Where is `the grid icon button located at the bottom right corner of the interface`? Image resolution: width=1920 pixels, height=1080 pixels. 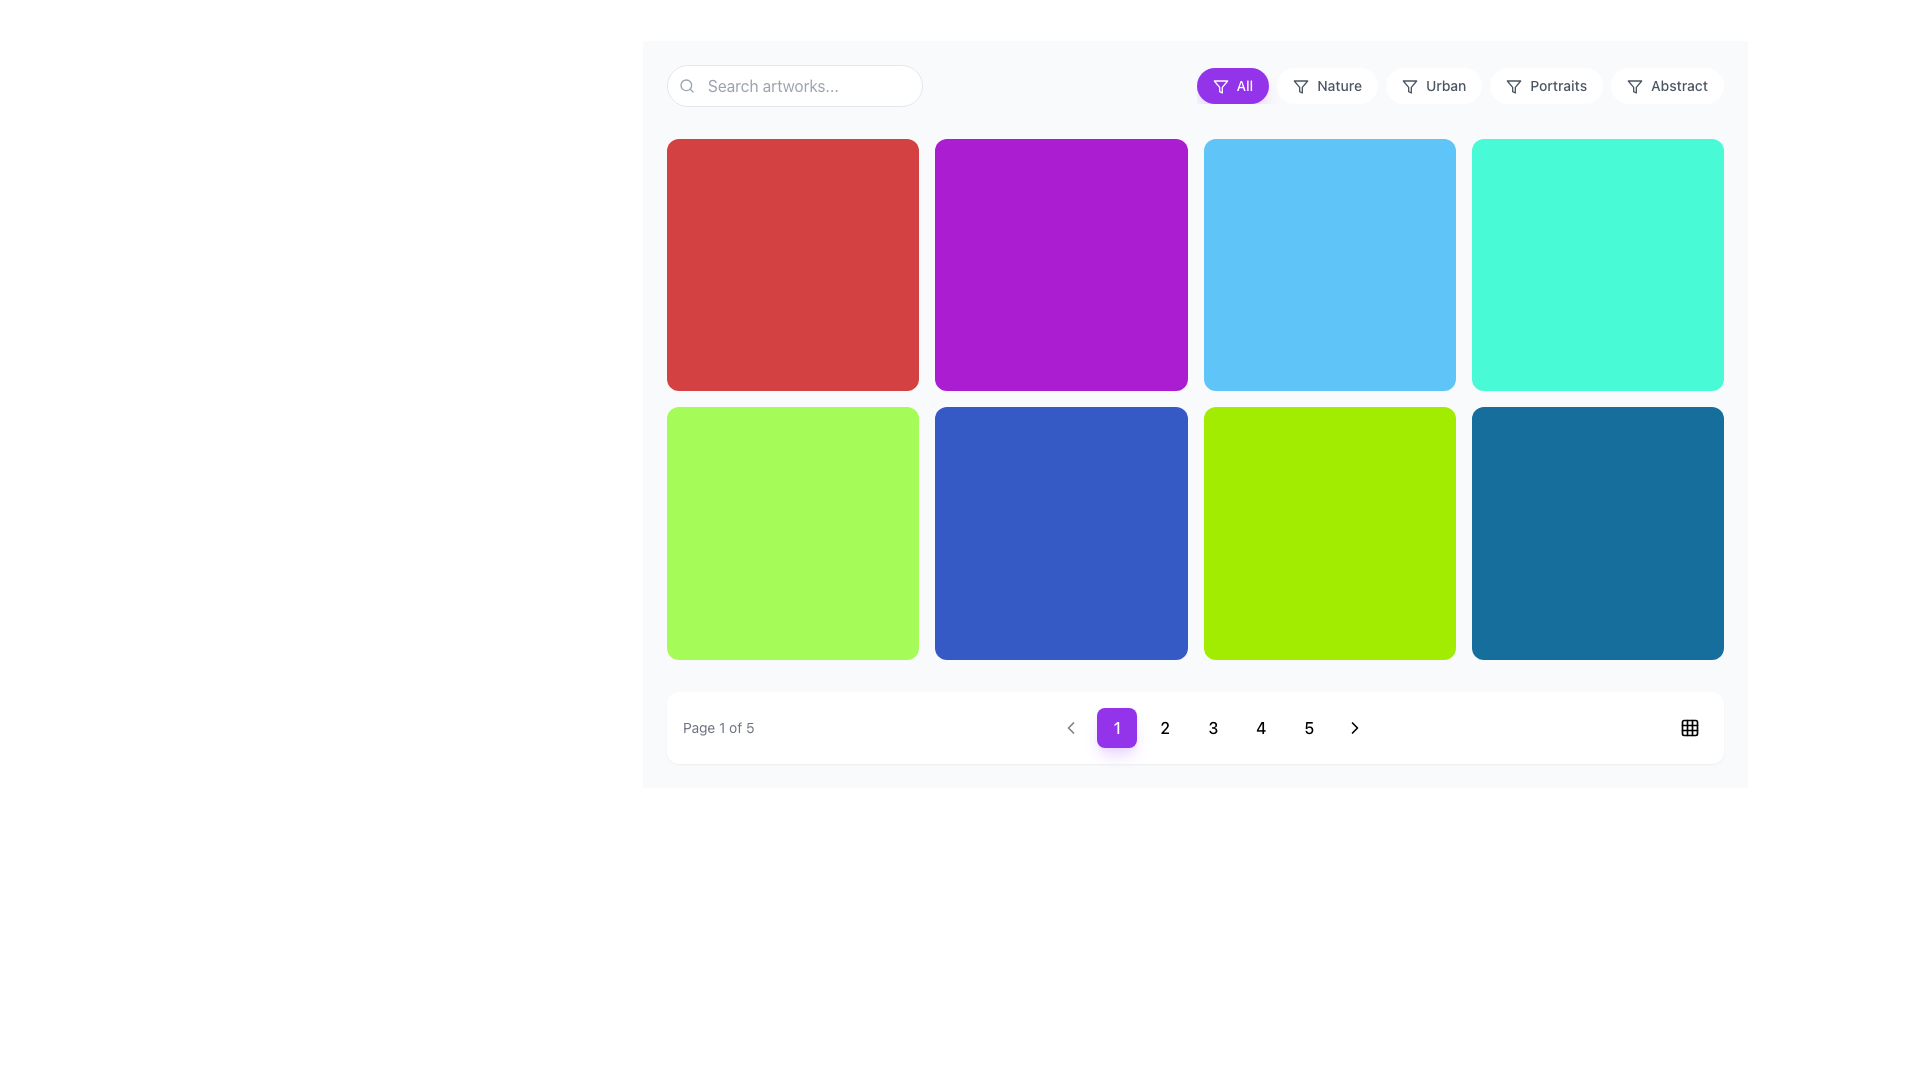
the grid icon button located at the bottom right corner of the interface is located at coordinates (1688, 727).